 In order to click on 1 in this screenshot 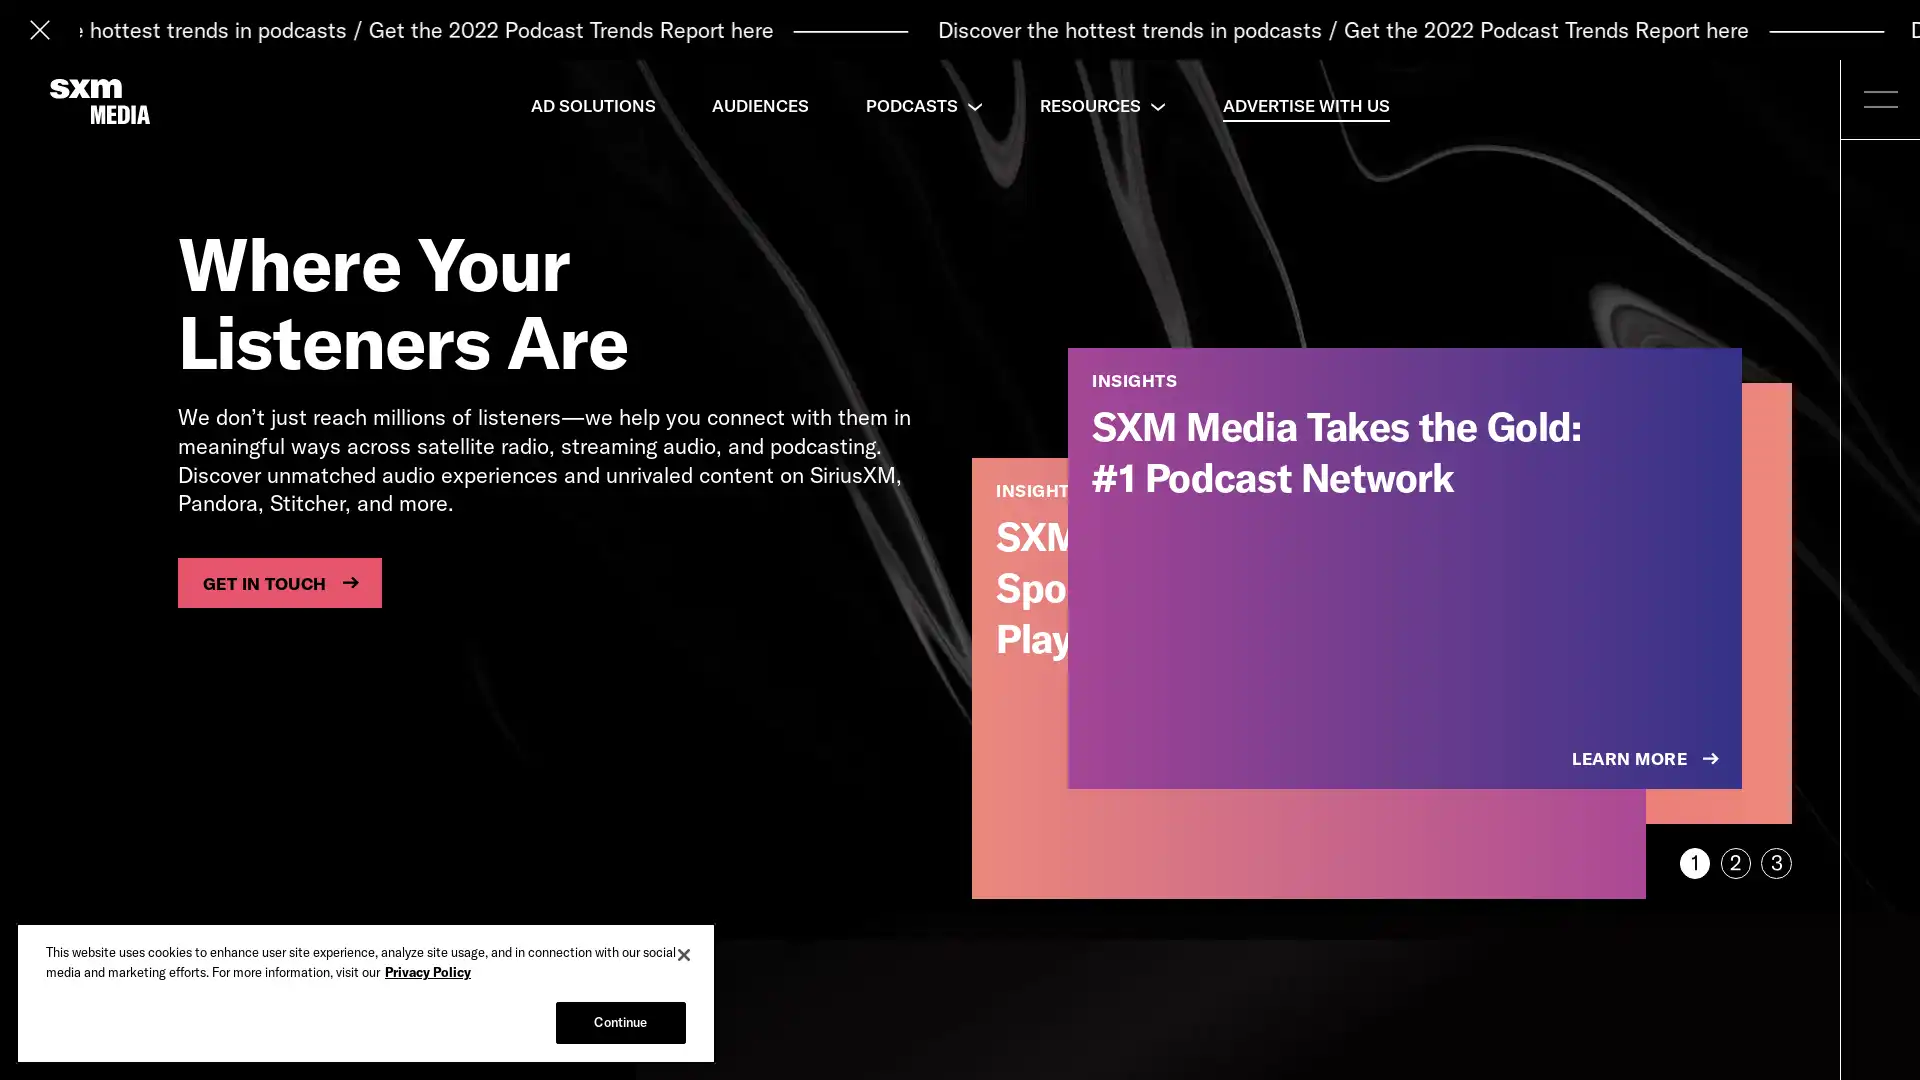, I will do `click(1693, 862)`.